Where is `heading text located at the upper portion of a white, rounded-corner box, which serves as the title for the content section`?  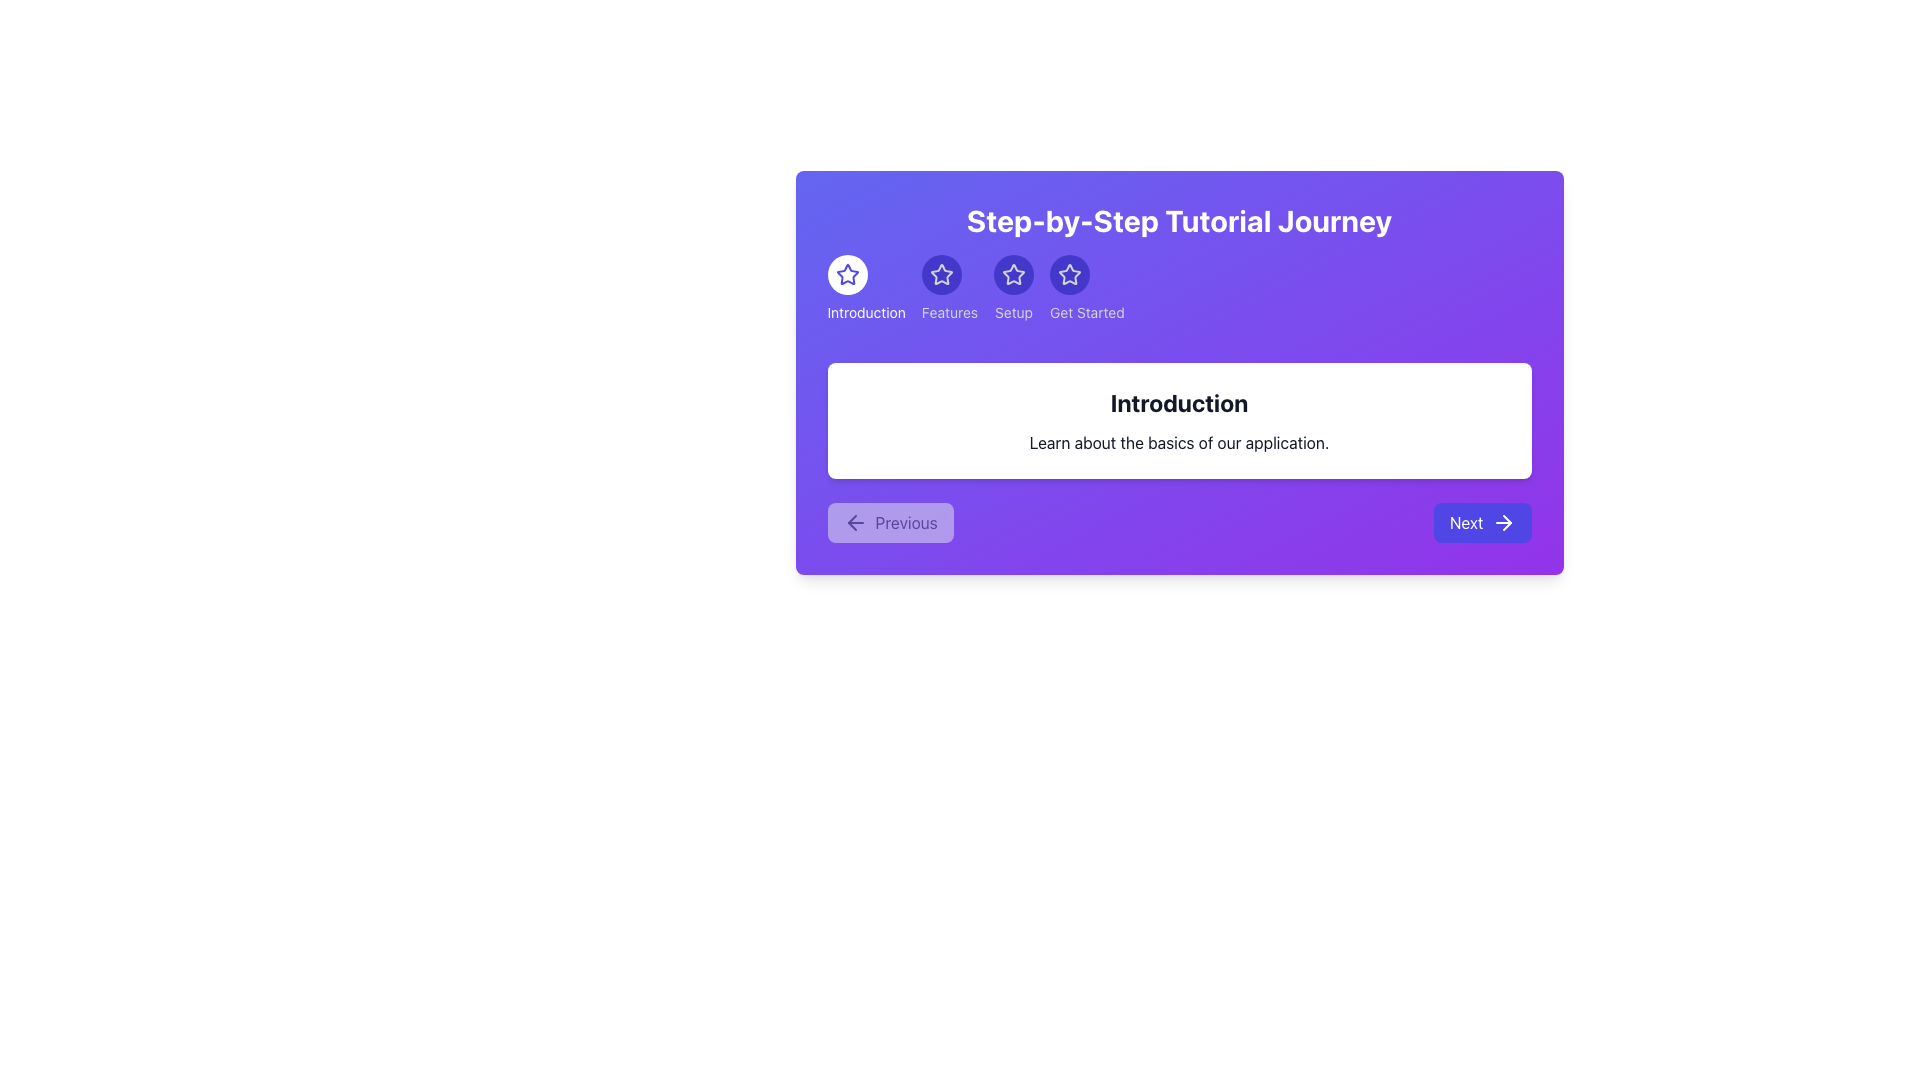
heading text located at the upper portion of a white, rounded-corner box, which serves as the title for the content section is located at coordinates (1179, 402).